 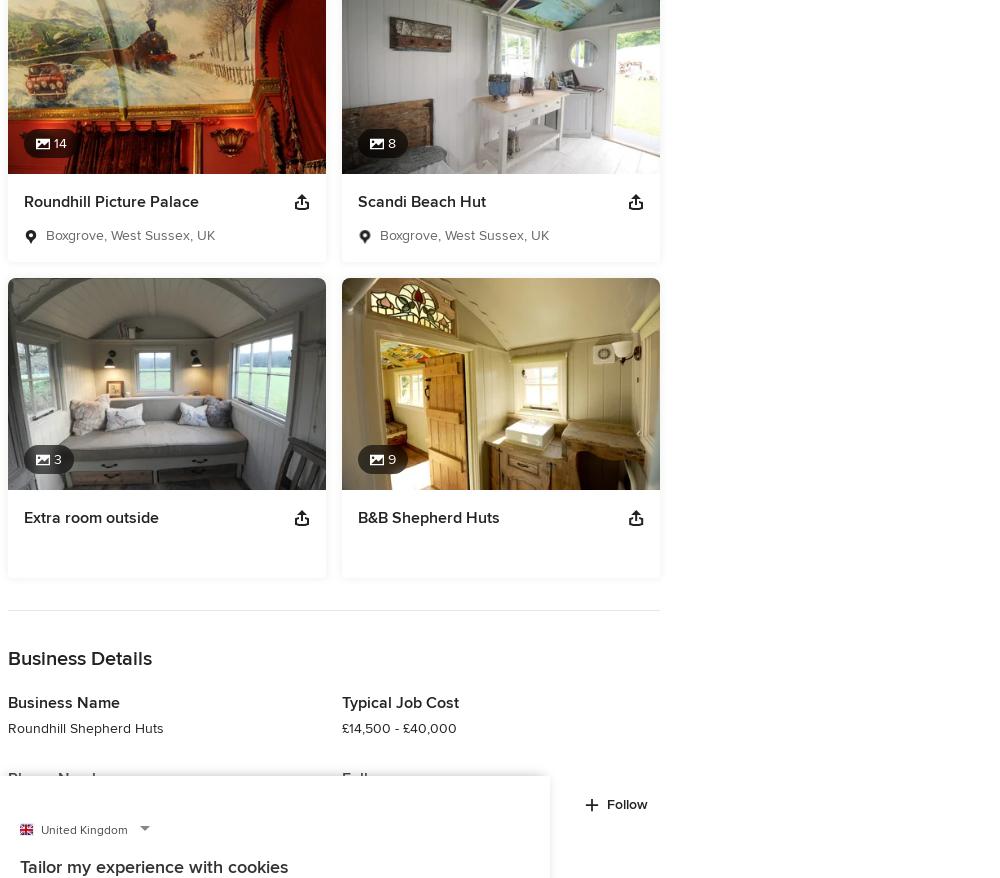 I want to click on '100 Followers', so click(x=385, y=802).